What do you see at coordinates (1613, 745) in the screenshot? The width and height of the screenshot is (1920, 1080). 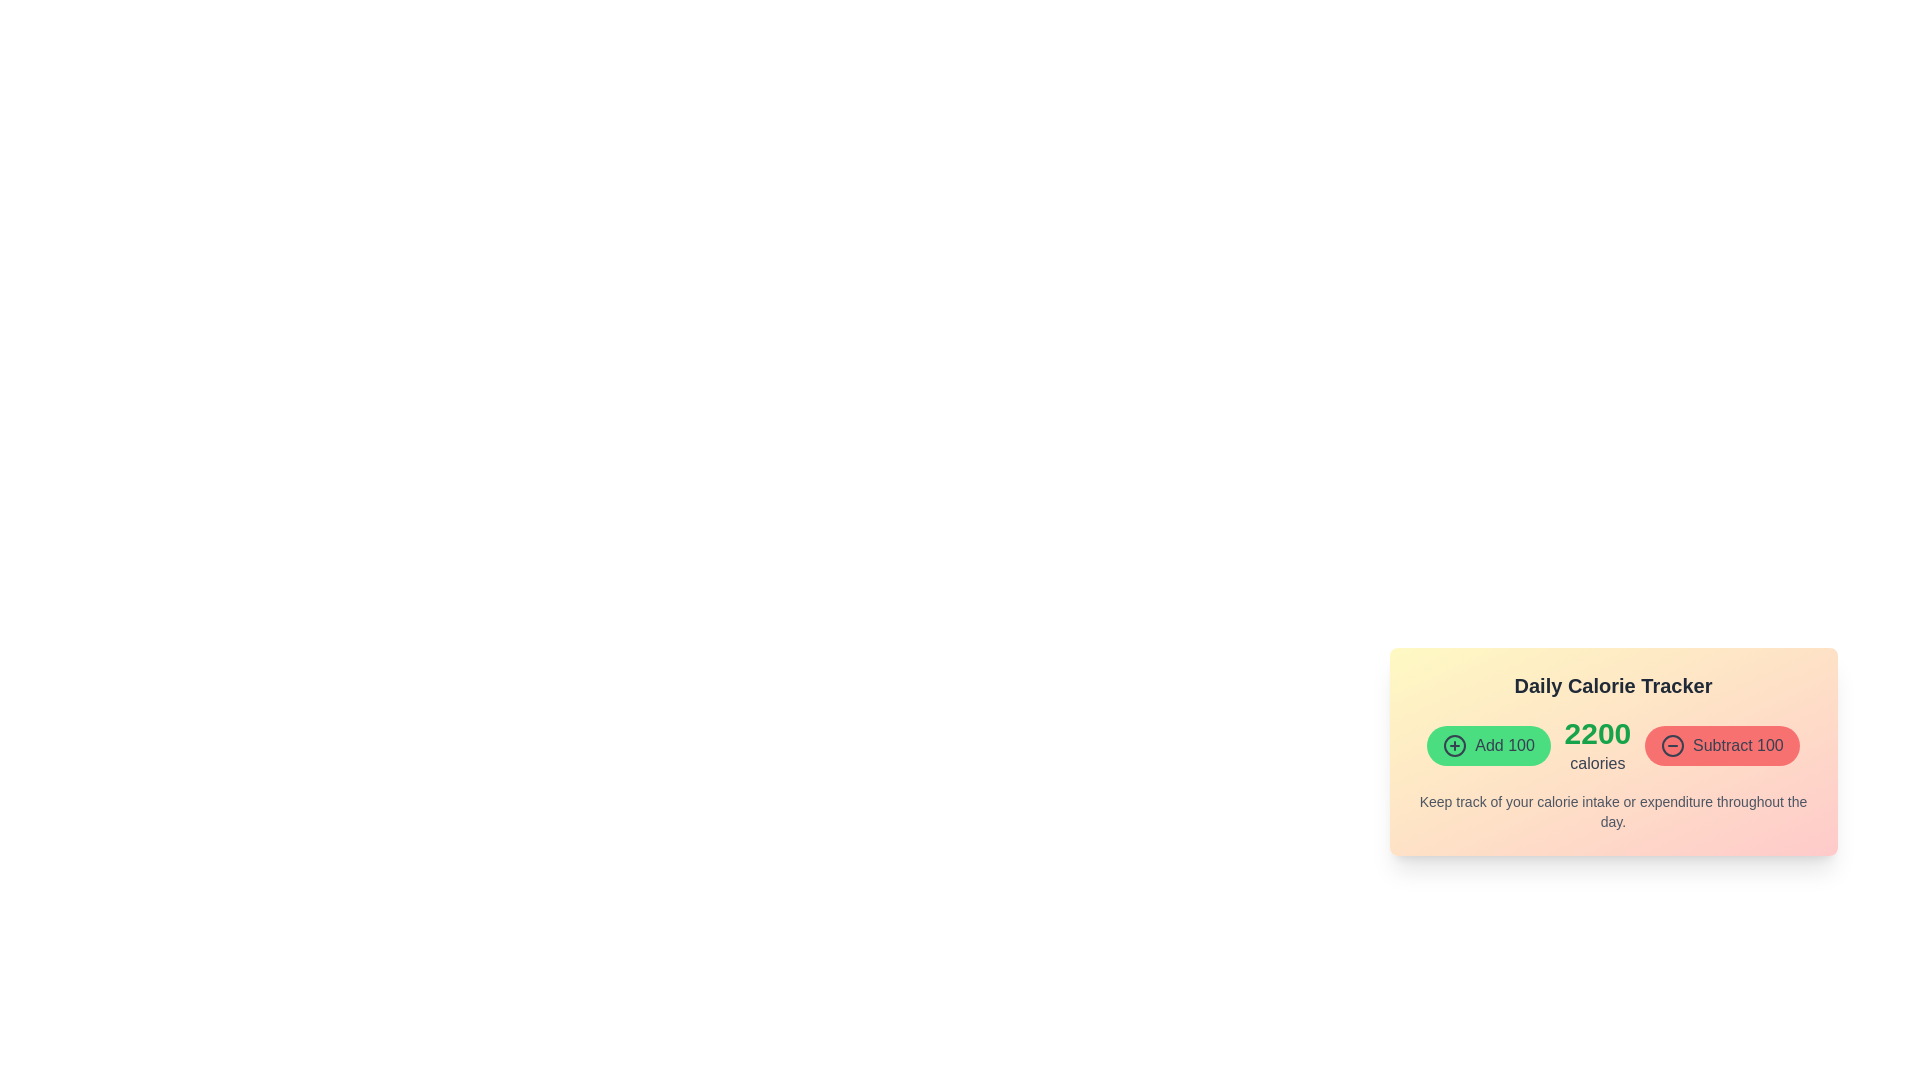 I see `the Text Display element that shows a calorie count of '2200' in bold green font, located between the 'Add 100' and 'Subtract 100' buttons in the 'Daily Calorie Tracker'` at bounding box center [1613, 745].